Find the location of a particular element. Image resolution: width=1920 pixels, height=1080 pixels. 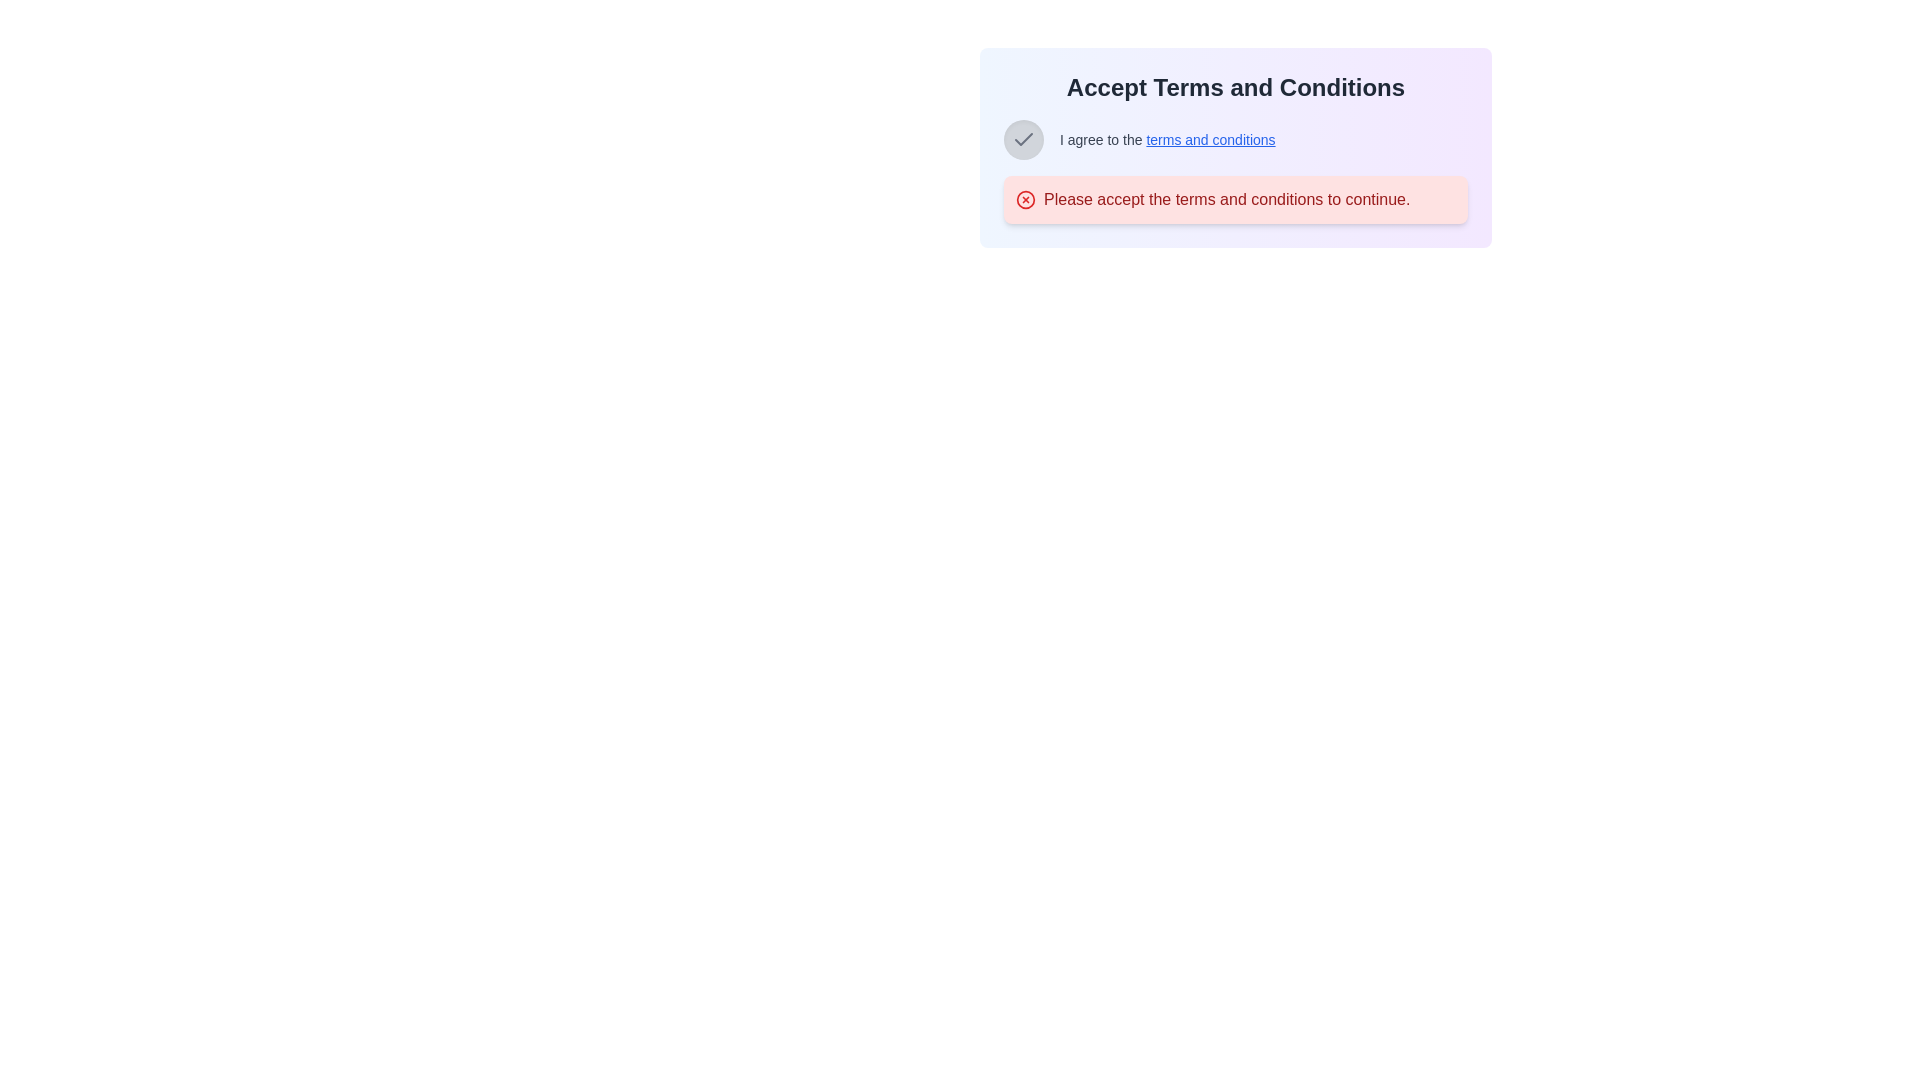

the red circular icon with a white cross symbol, positioned within a small red circular background, located to the left of an error message is located at coordinates (1026, 200).